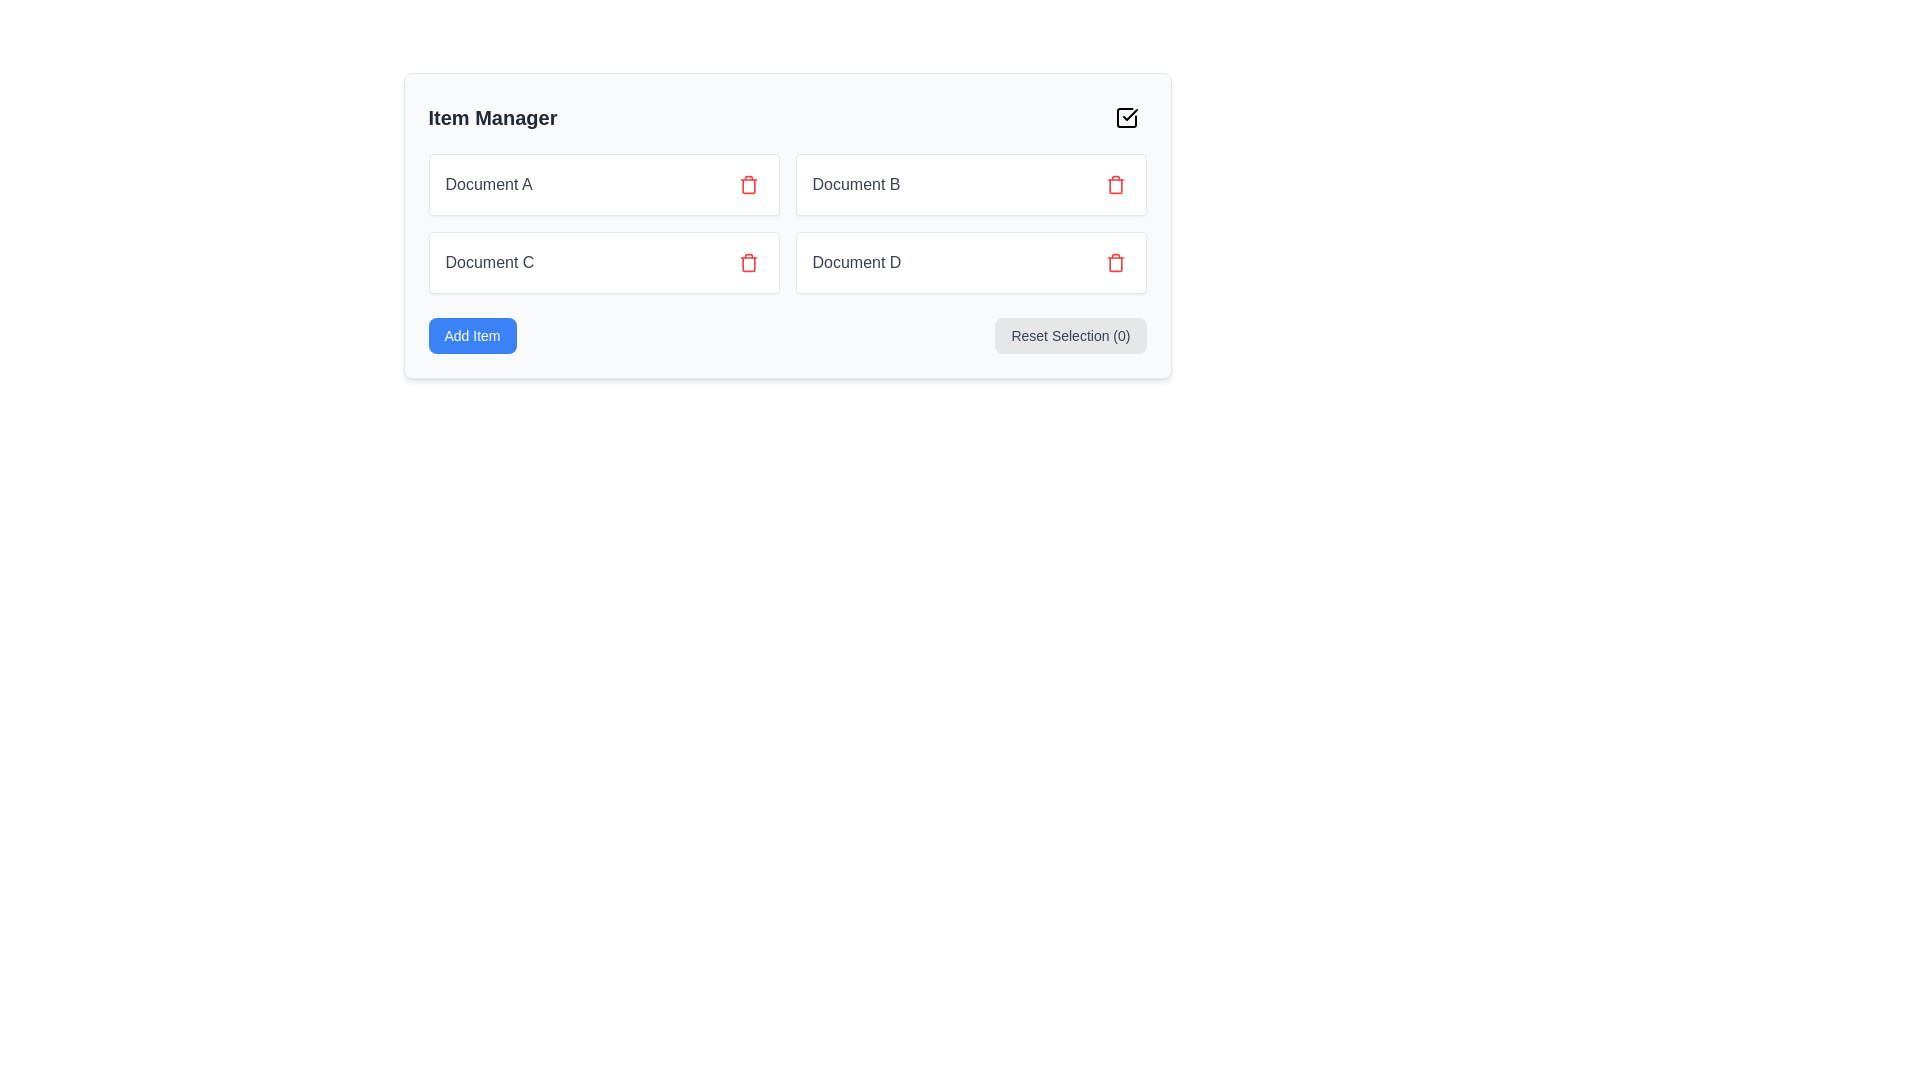  Describe the element at coordinates (747, 185) in the screenshot. I see `the trash can icon button located at the end of the row labeled 'Document A' in the document list grid` at that location.